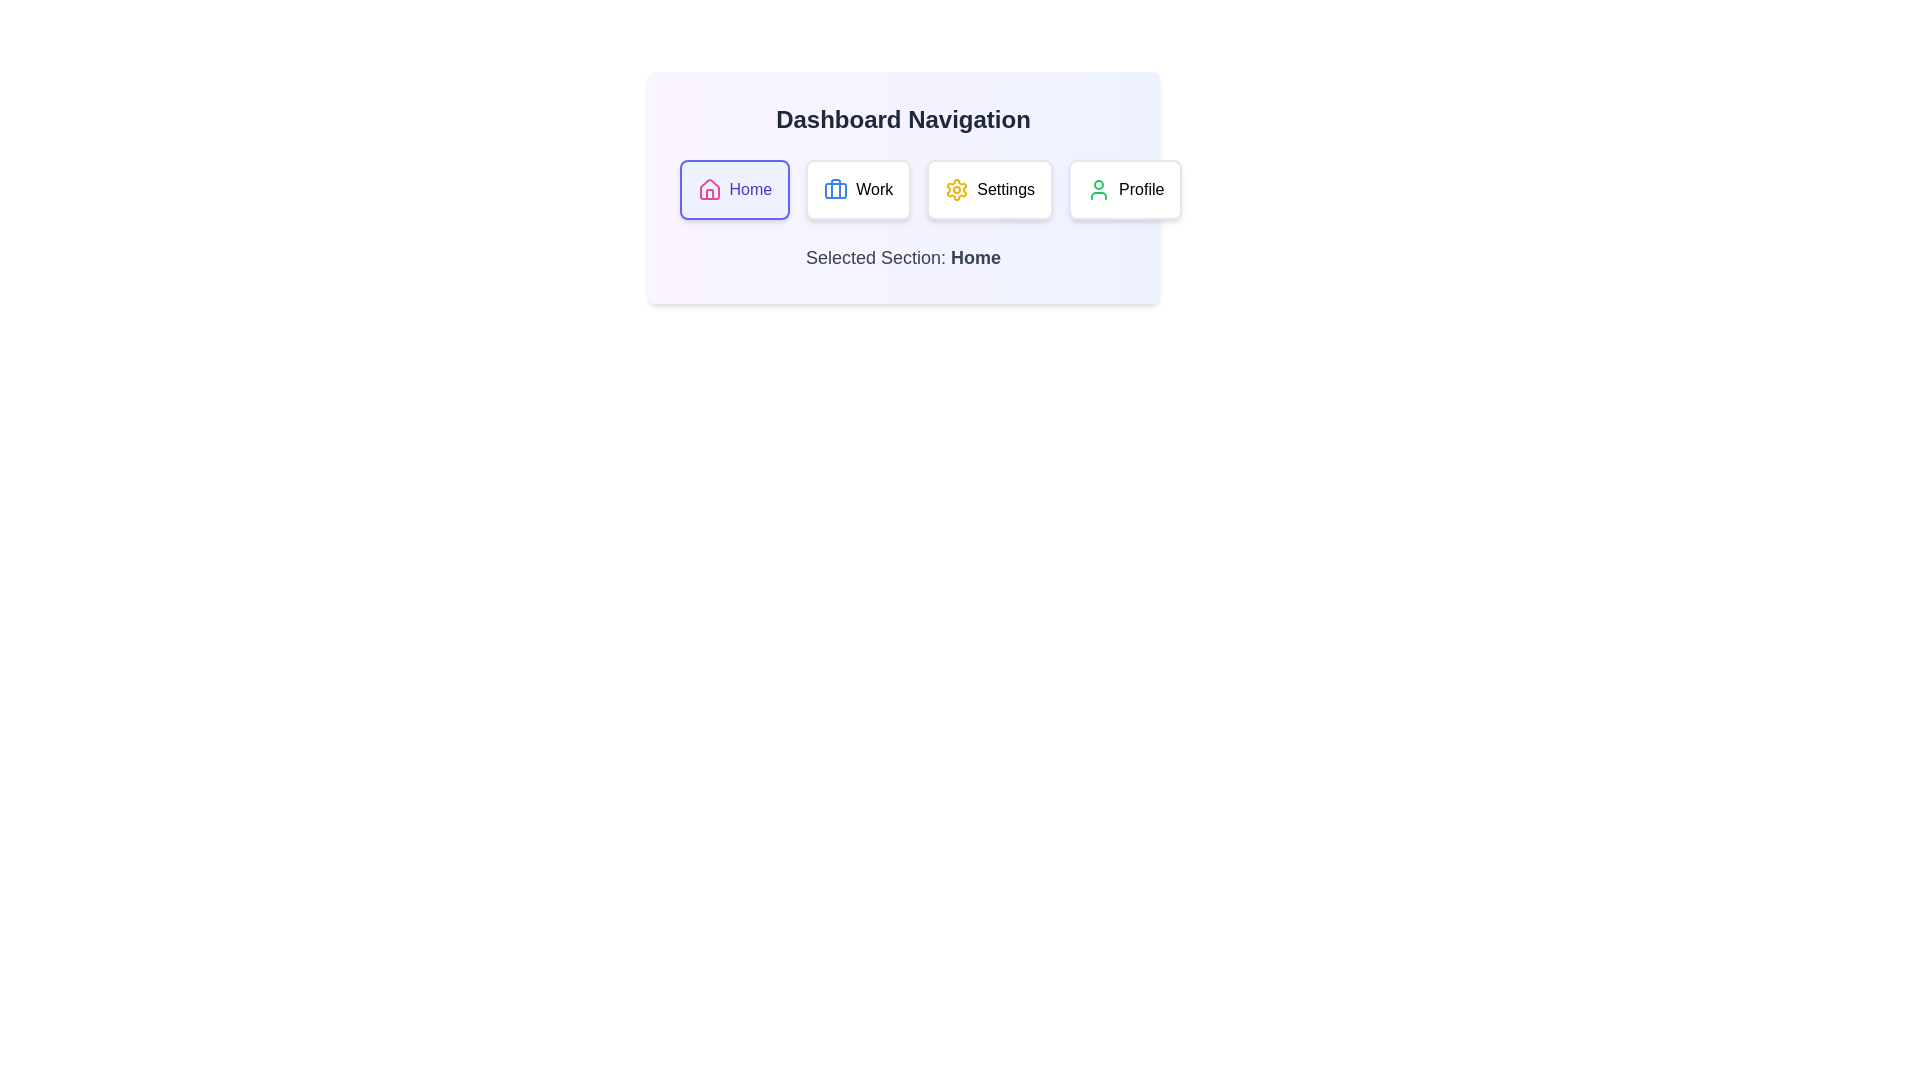 The width and height of the screenshot is (1920, 1080). What do you see at coordinates (733, 189) in the screenshot?
I see `the 'Home' button located in the top left of the navigation bar, which has a light indigo background and a pink home icon` at bounding box center [733, 189].